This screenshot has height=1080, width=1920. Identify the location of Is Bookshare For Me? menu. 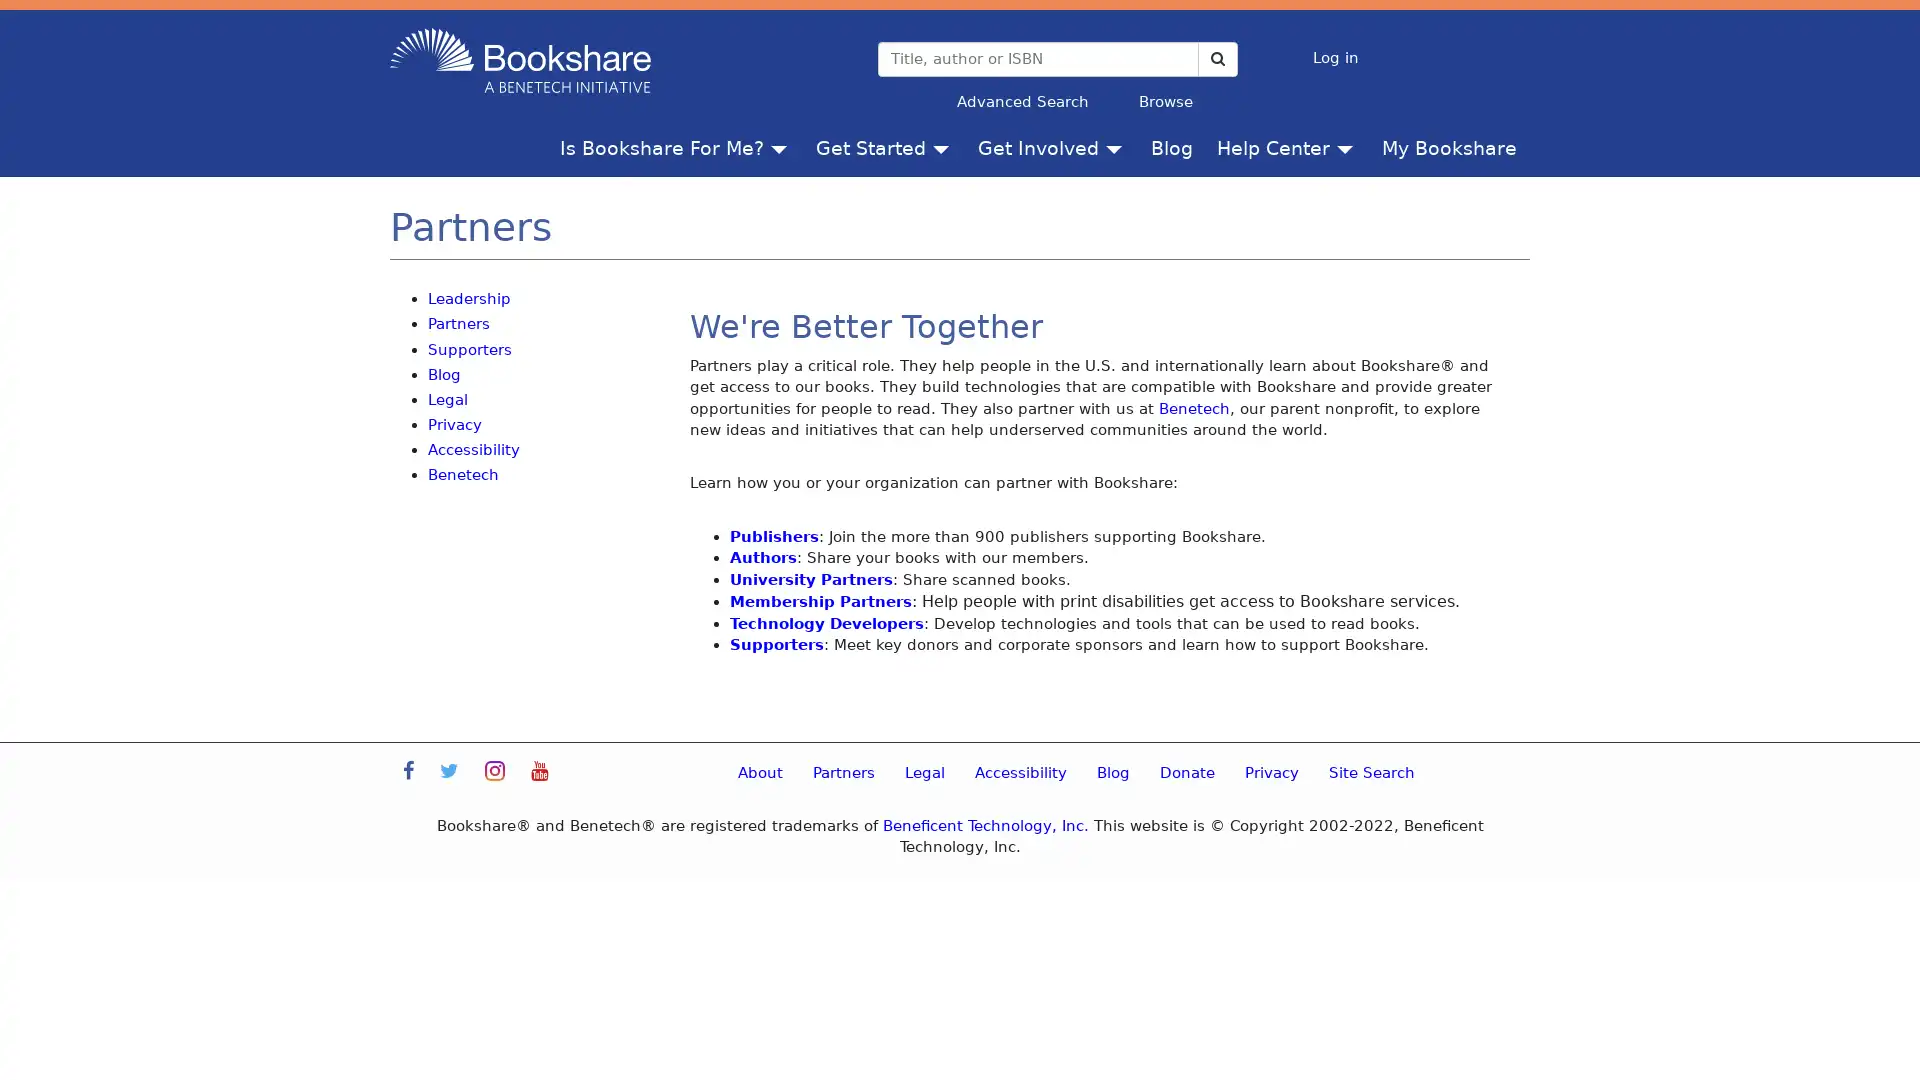
(782, 146).